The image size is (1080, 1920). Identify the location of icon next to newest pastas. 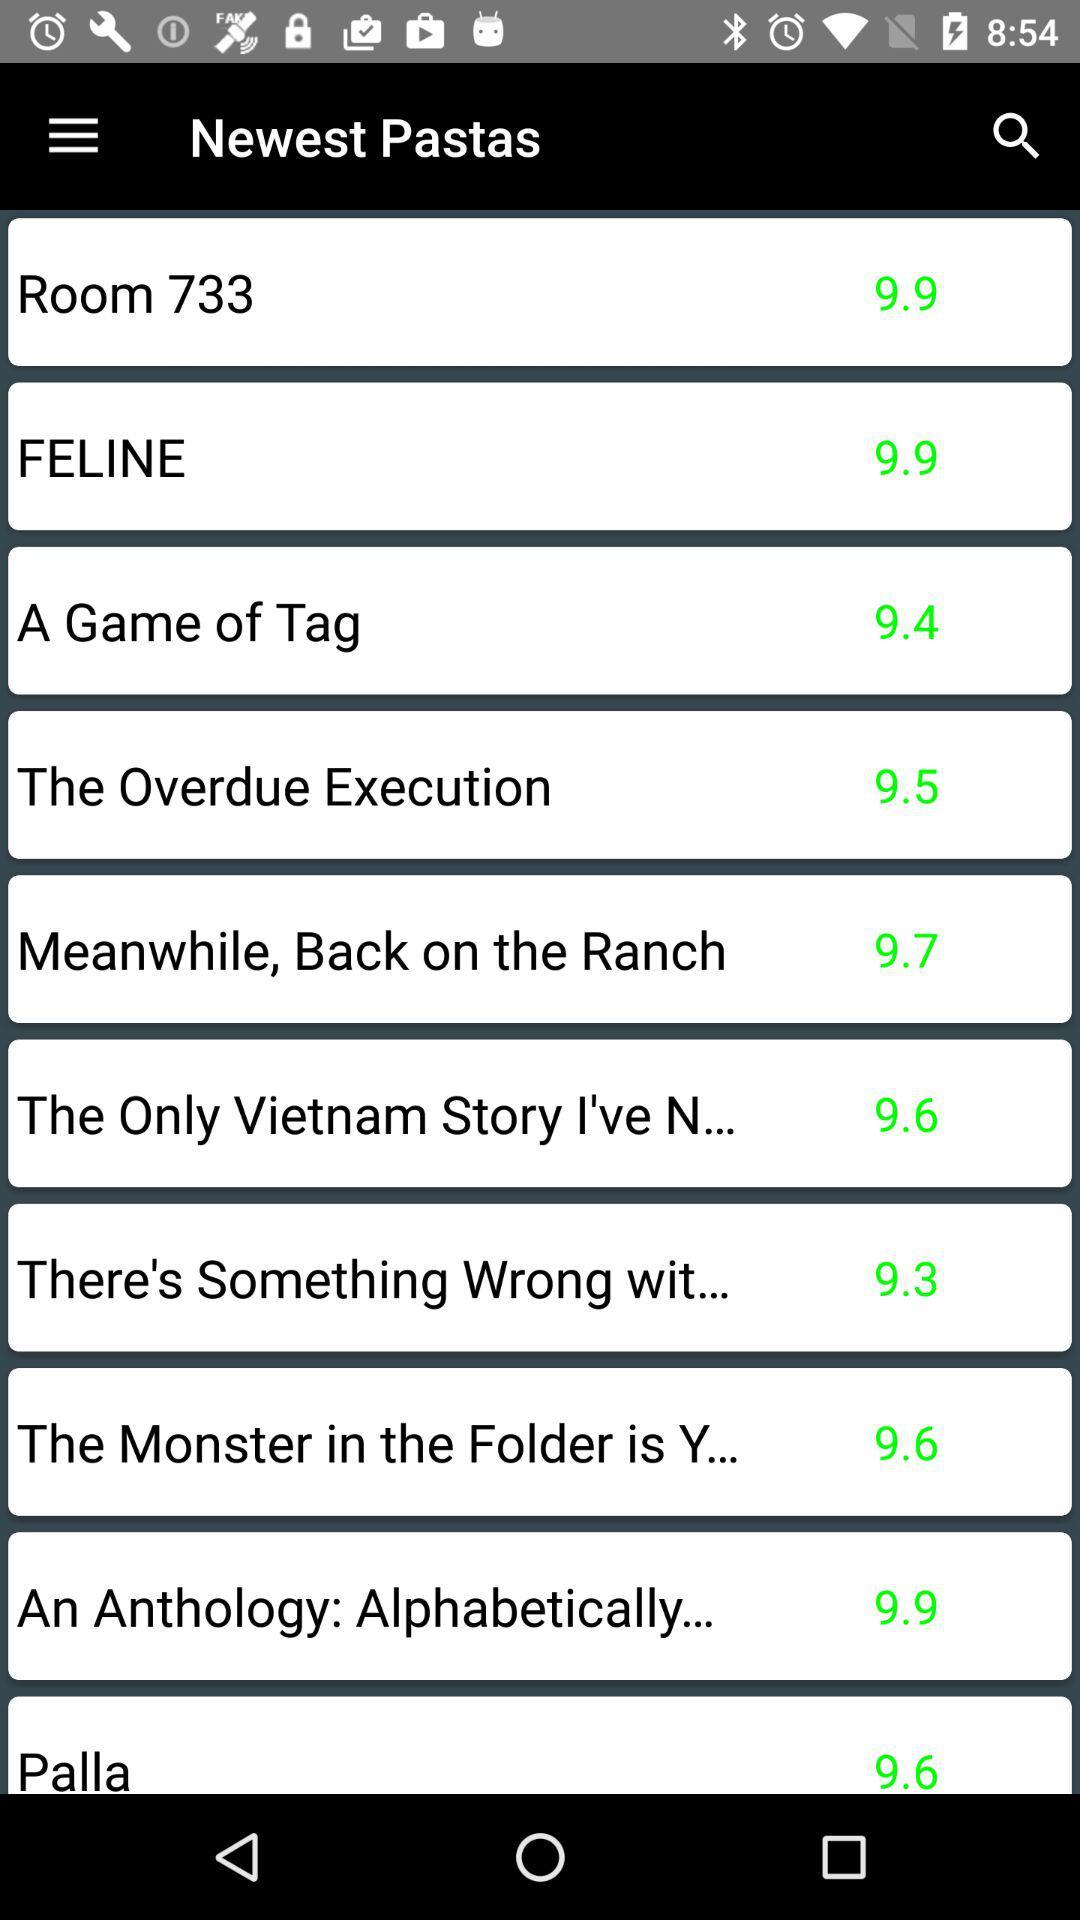
(72, 135).